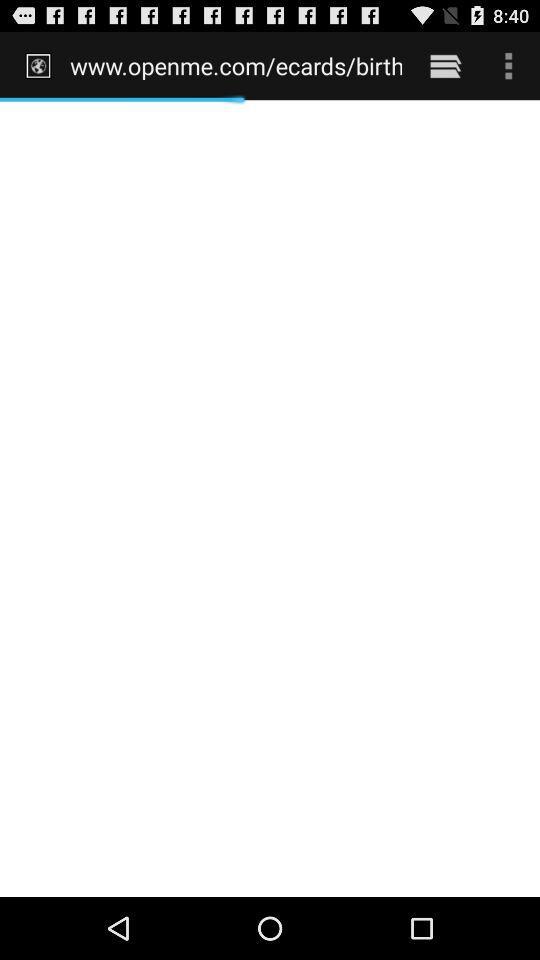  What do you see at coordinates (235, 65) in the screenshot?
I see `www openme com item` at bounding box center [235, 65].